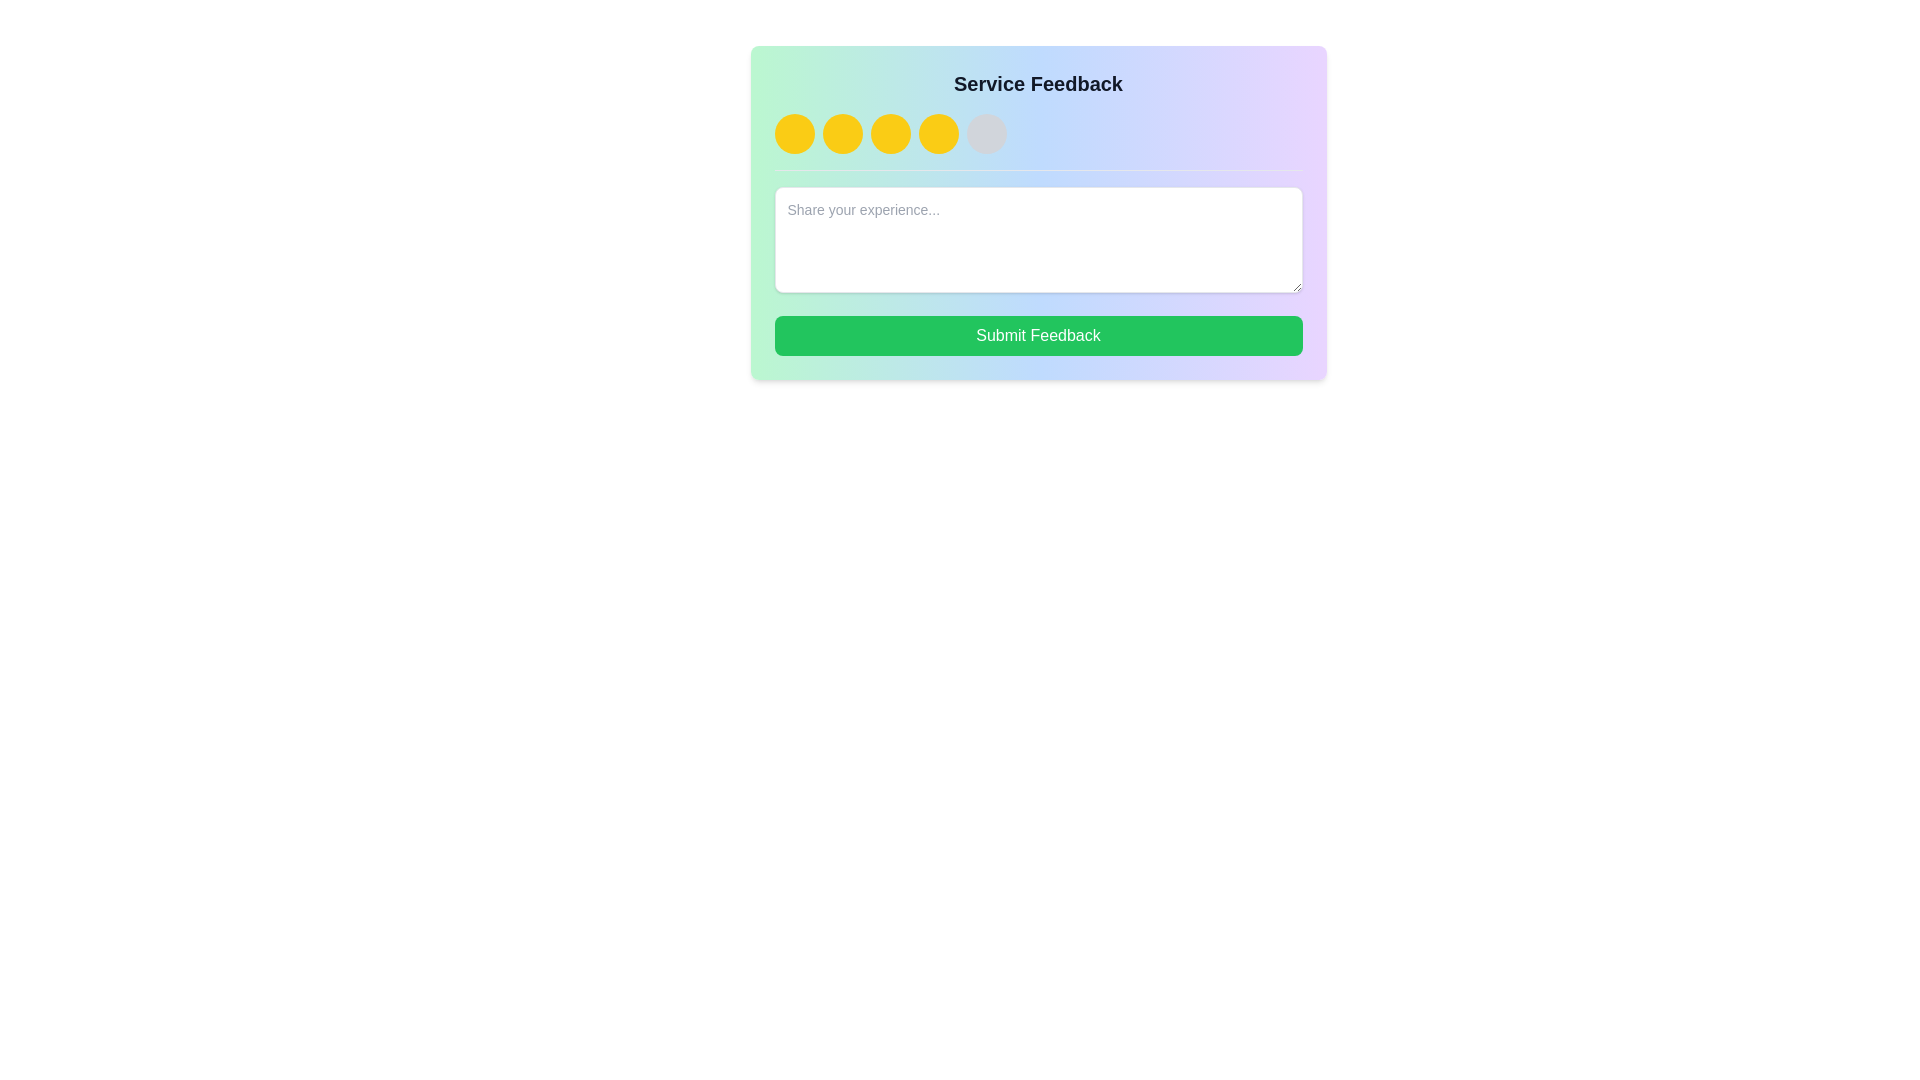 This screenshot has width=1920, height=1080. Describe the element at coordinates (937, 134) in the screenshot. I see `the fourth circular rating button in the feedback interface` at that location.